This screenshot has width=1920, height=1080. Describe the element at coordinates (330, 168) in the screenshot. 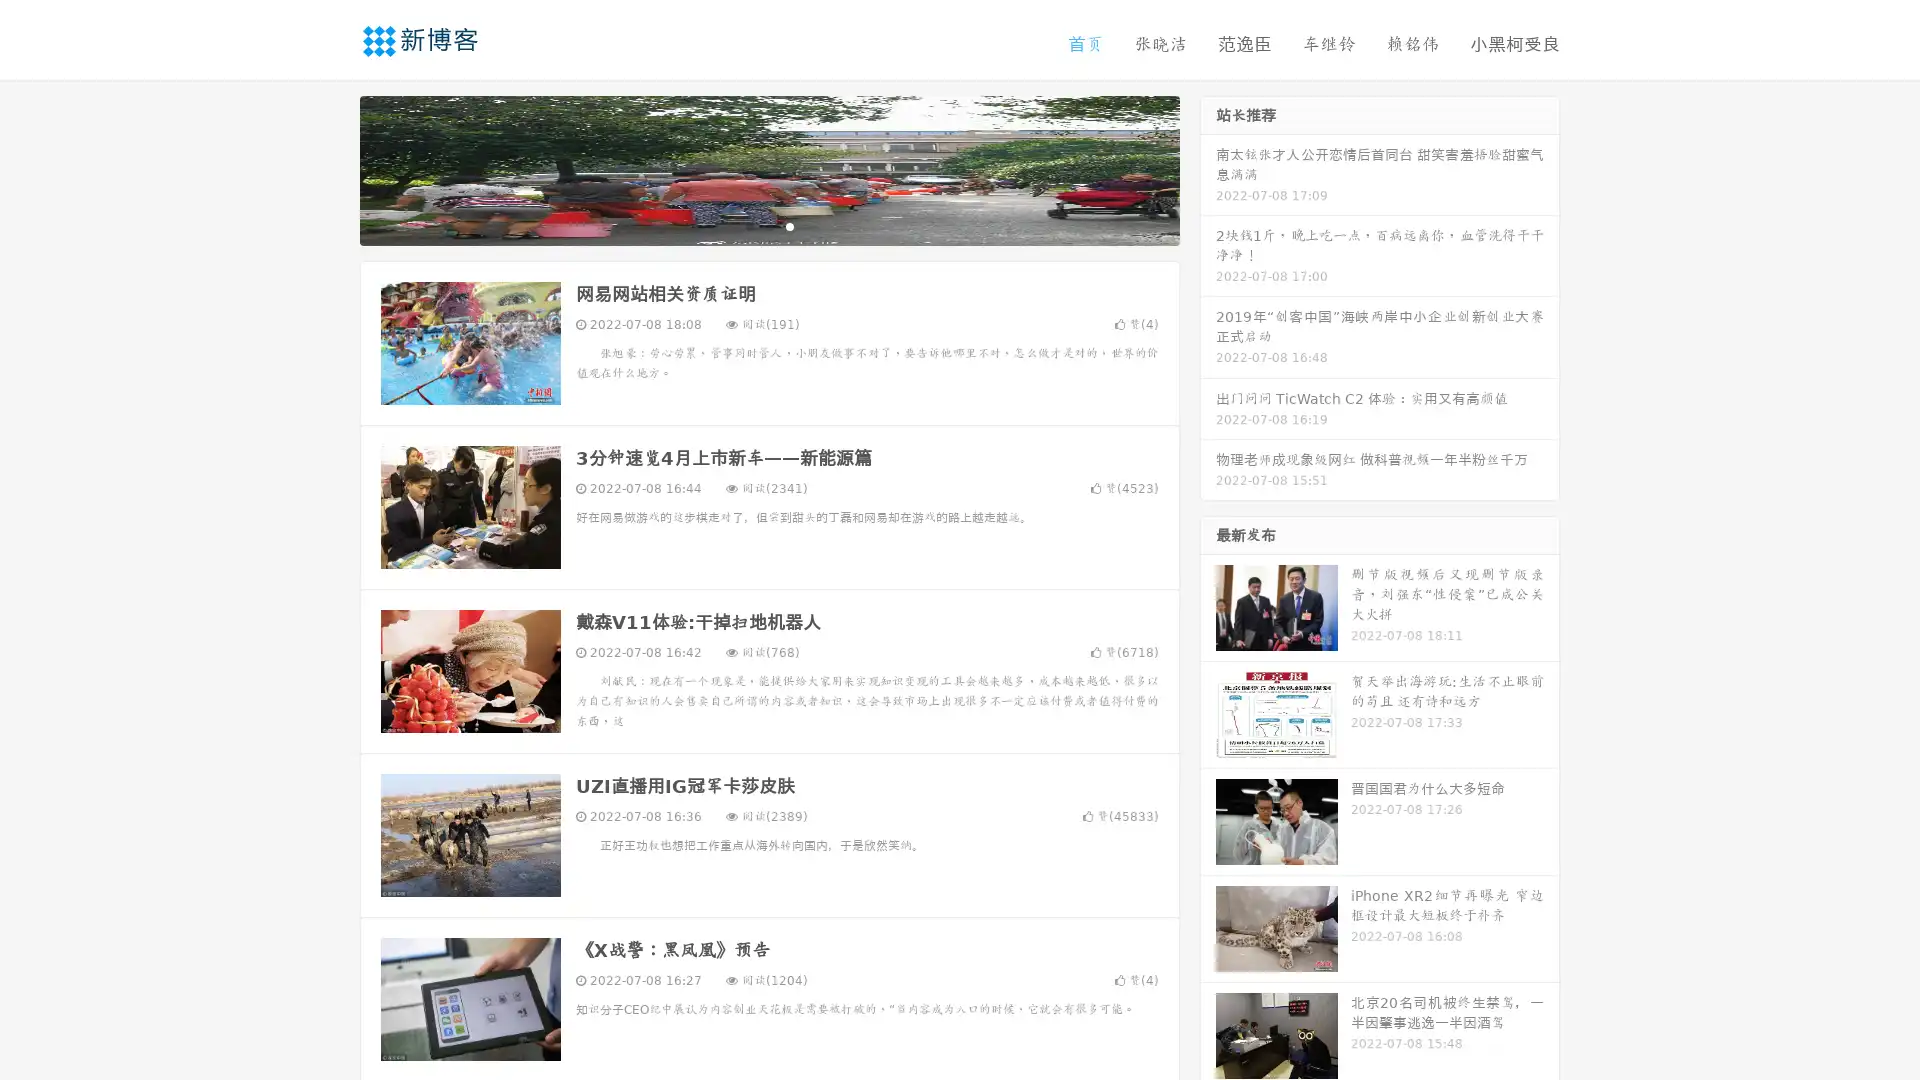

I see `Previous slide` at that location.